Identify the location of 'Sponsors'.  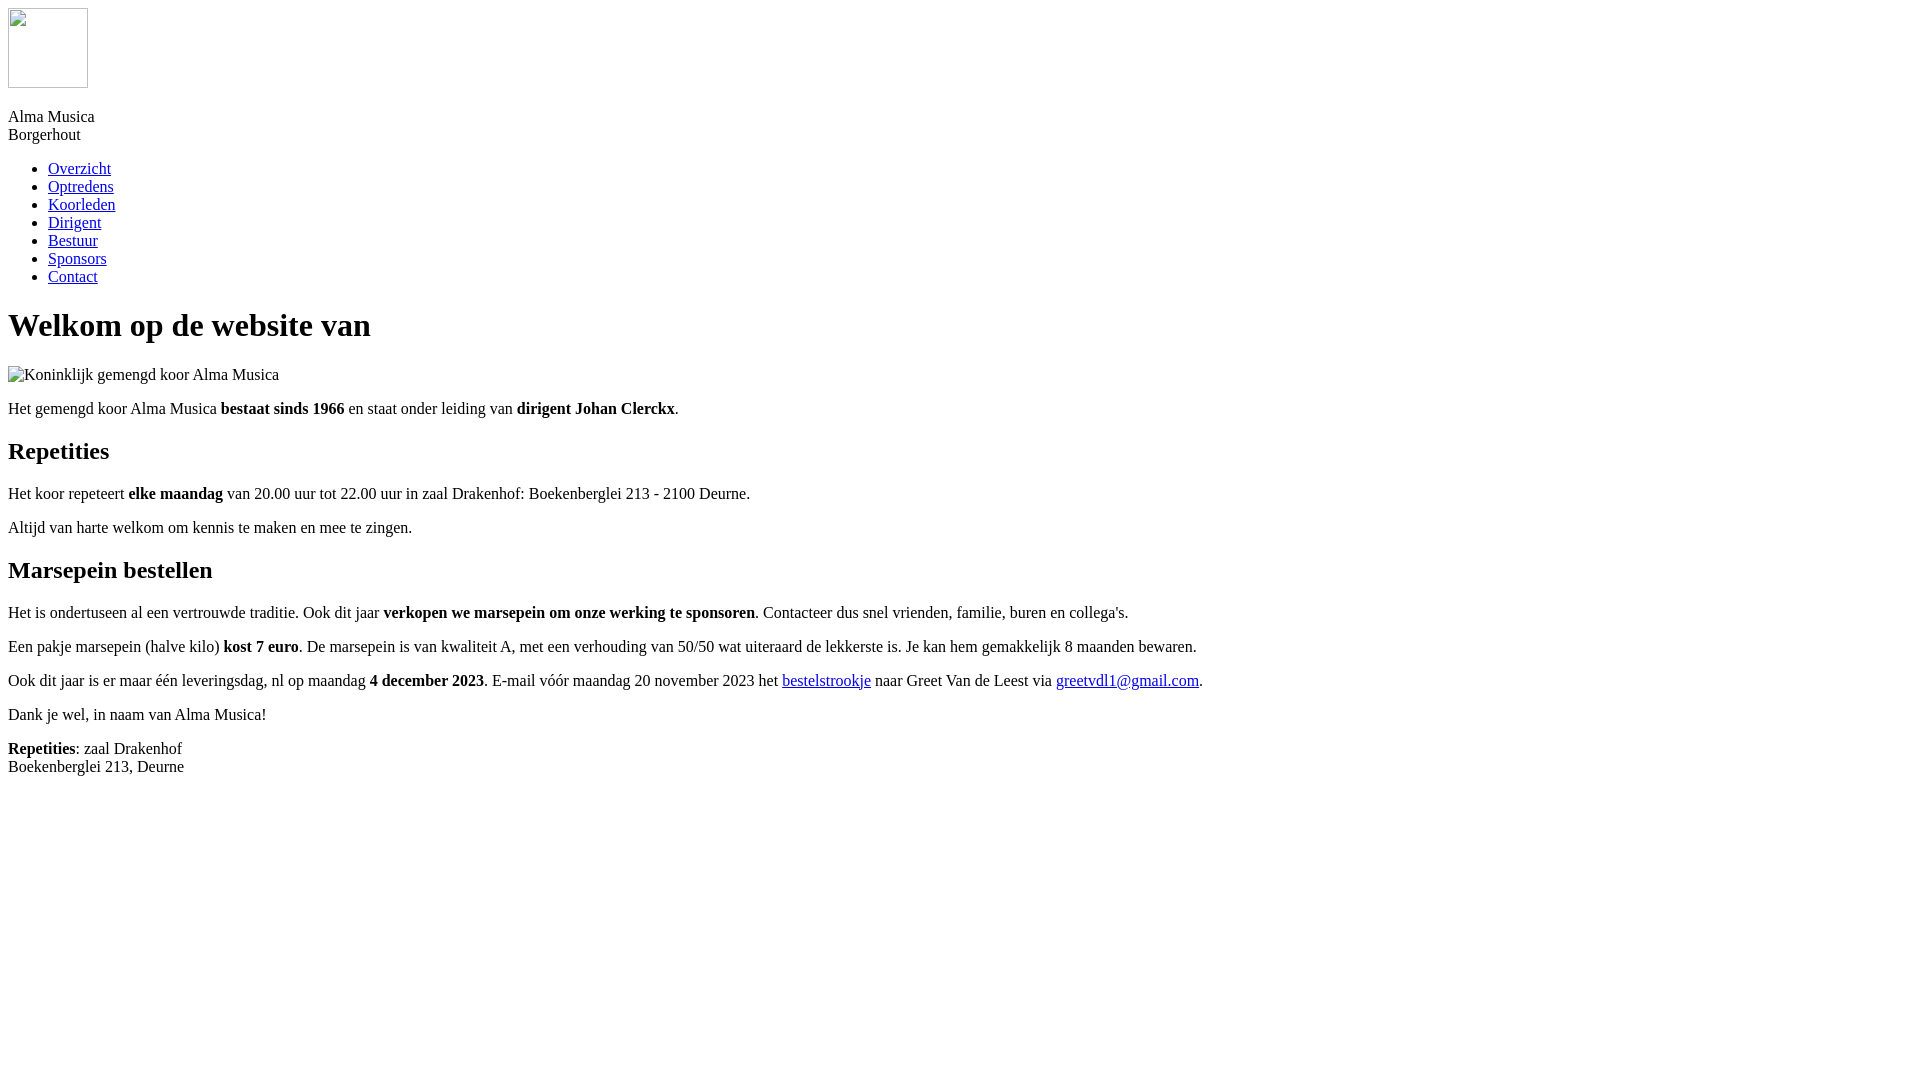
(77, 257).